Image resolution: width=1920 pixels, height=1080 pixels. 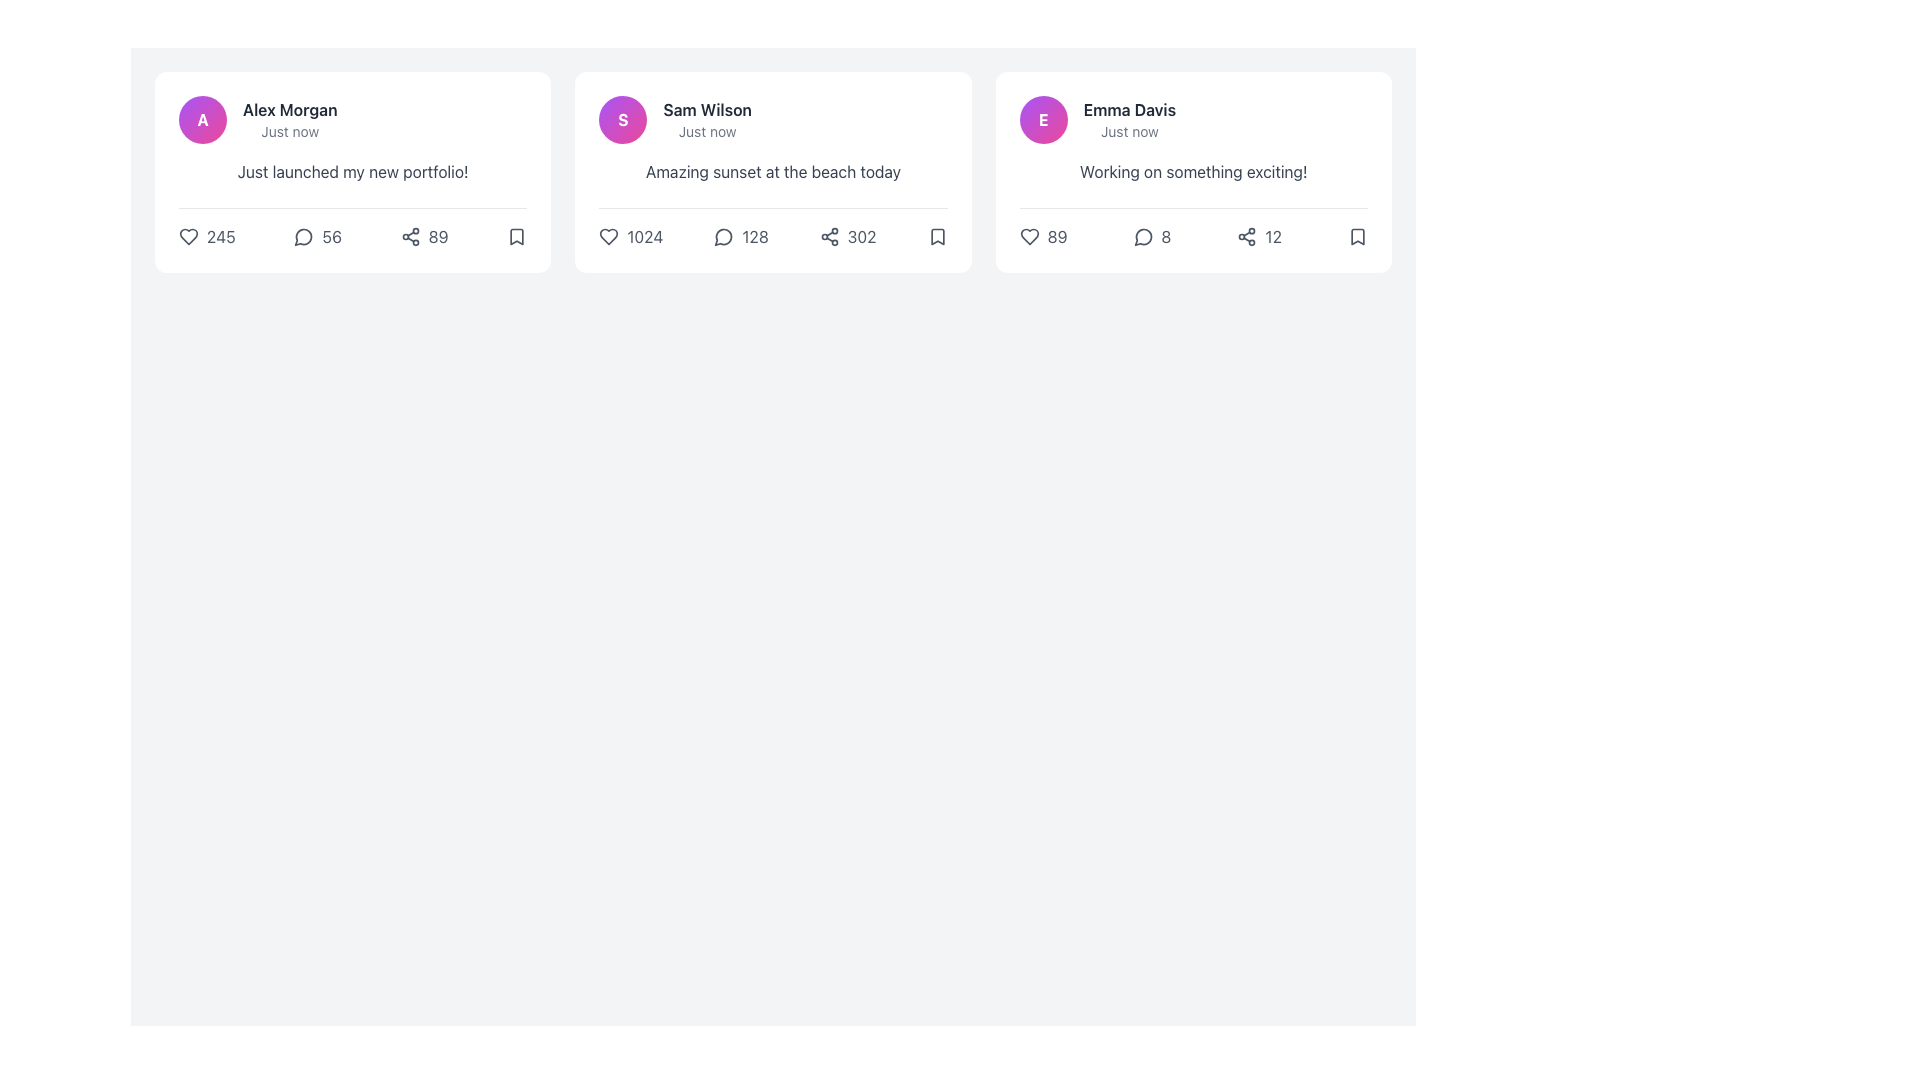 What do you see at coordinates (1143, 235) in the screenshot?
I see `the medium-dark gray speech bubble icon located to the left of the comment count '8' in the card of 'Emma Davis'` at bounding box center [1143, 235].